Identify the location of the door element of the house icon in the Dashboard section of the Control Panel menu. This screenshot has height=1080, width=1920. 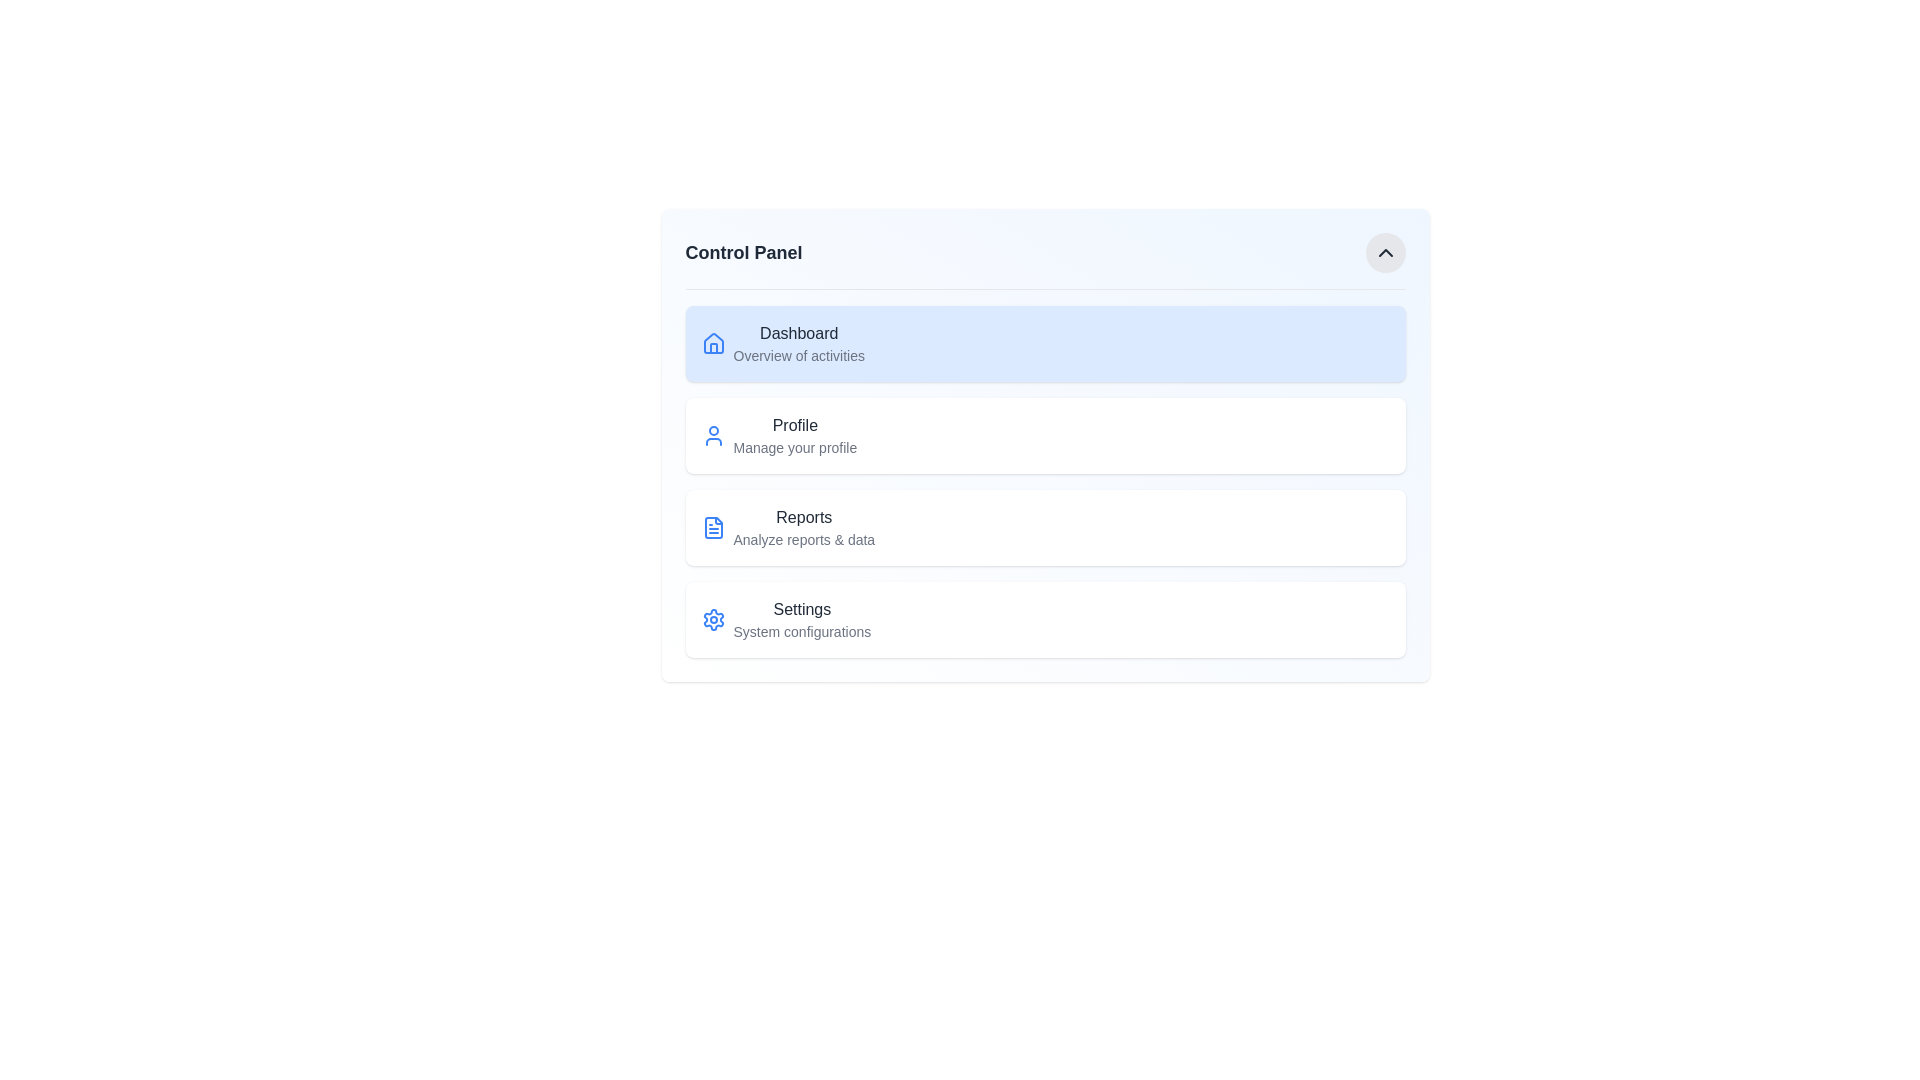
(713, 347).